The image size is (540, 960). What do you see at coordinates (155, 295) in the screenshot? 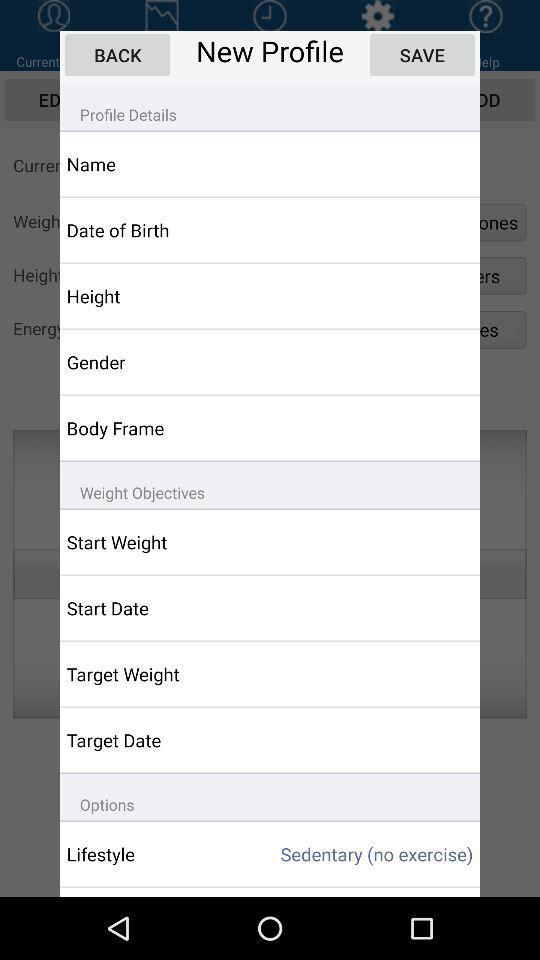
I see `the item below date of birth item` at bounding box center [155, 295].